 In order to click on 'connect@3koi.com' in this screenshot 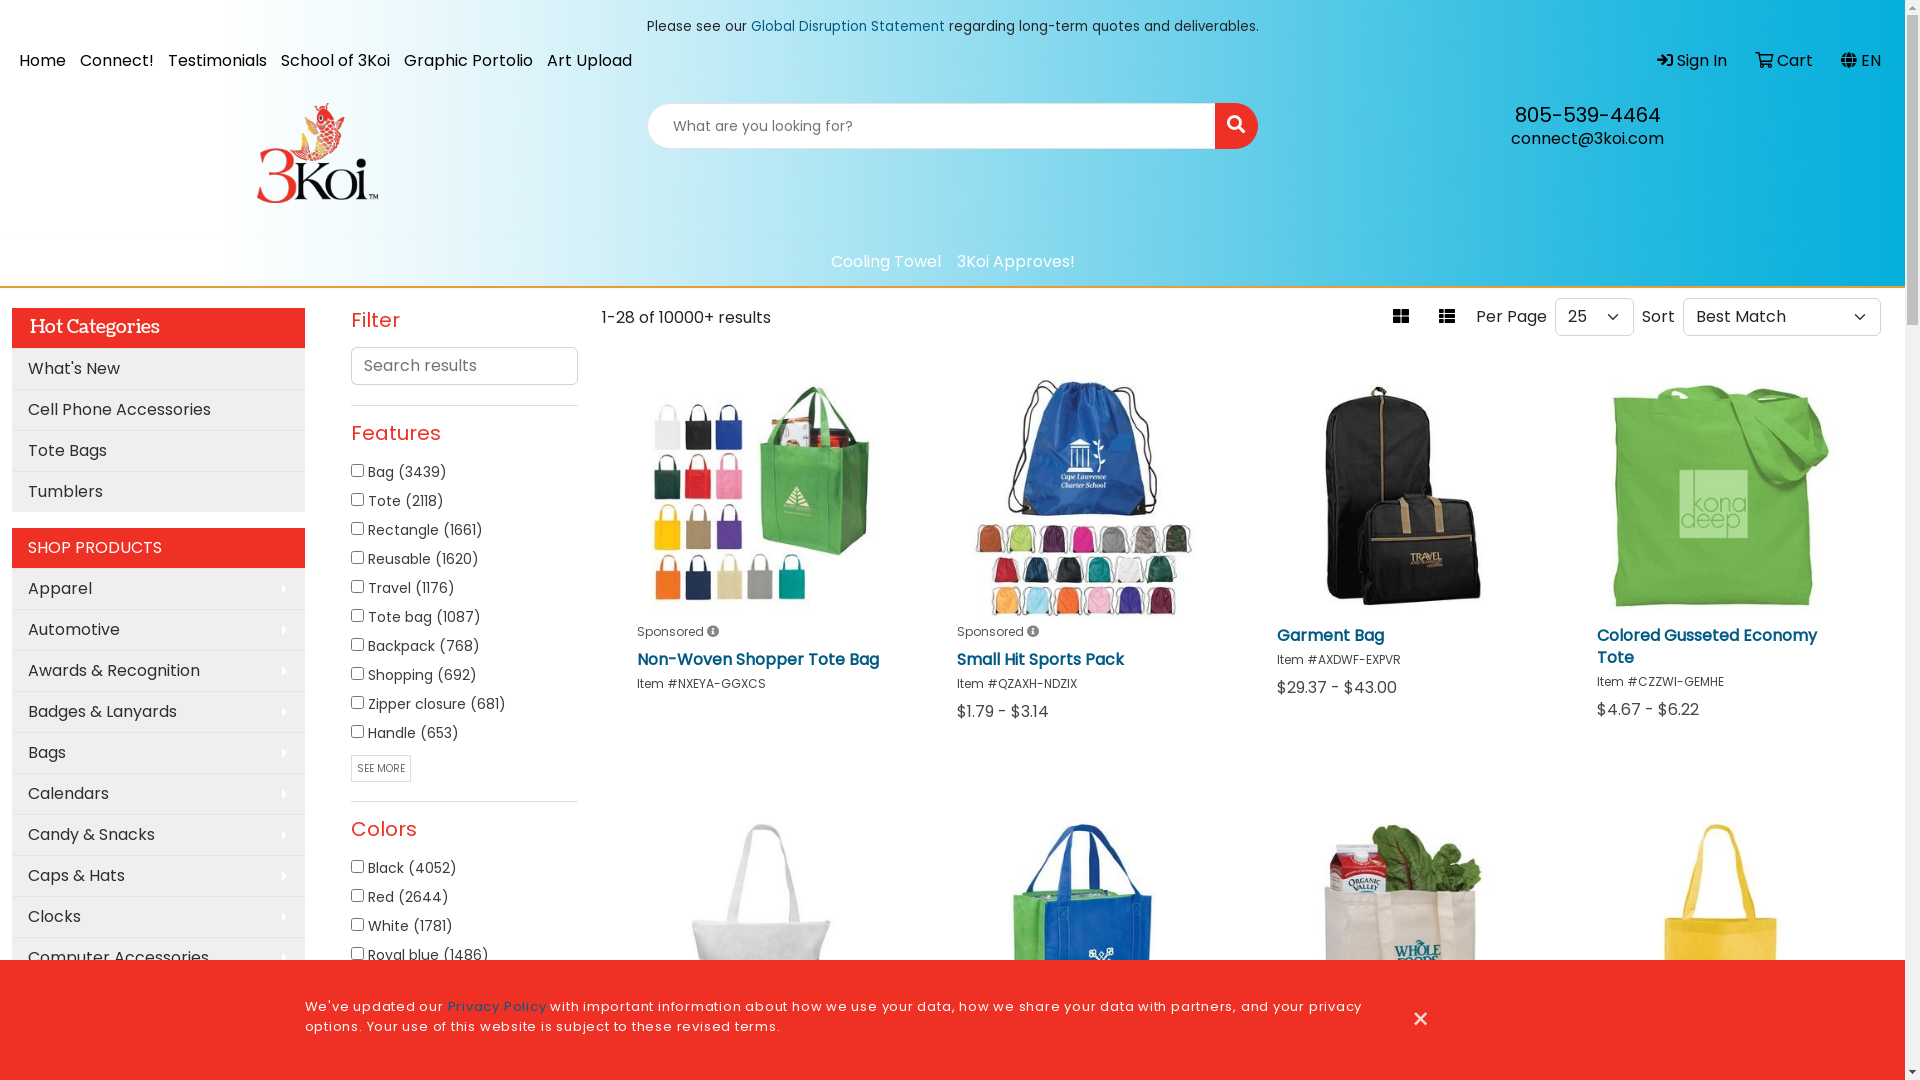, I will do `click(1586, 137)`.